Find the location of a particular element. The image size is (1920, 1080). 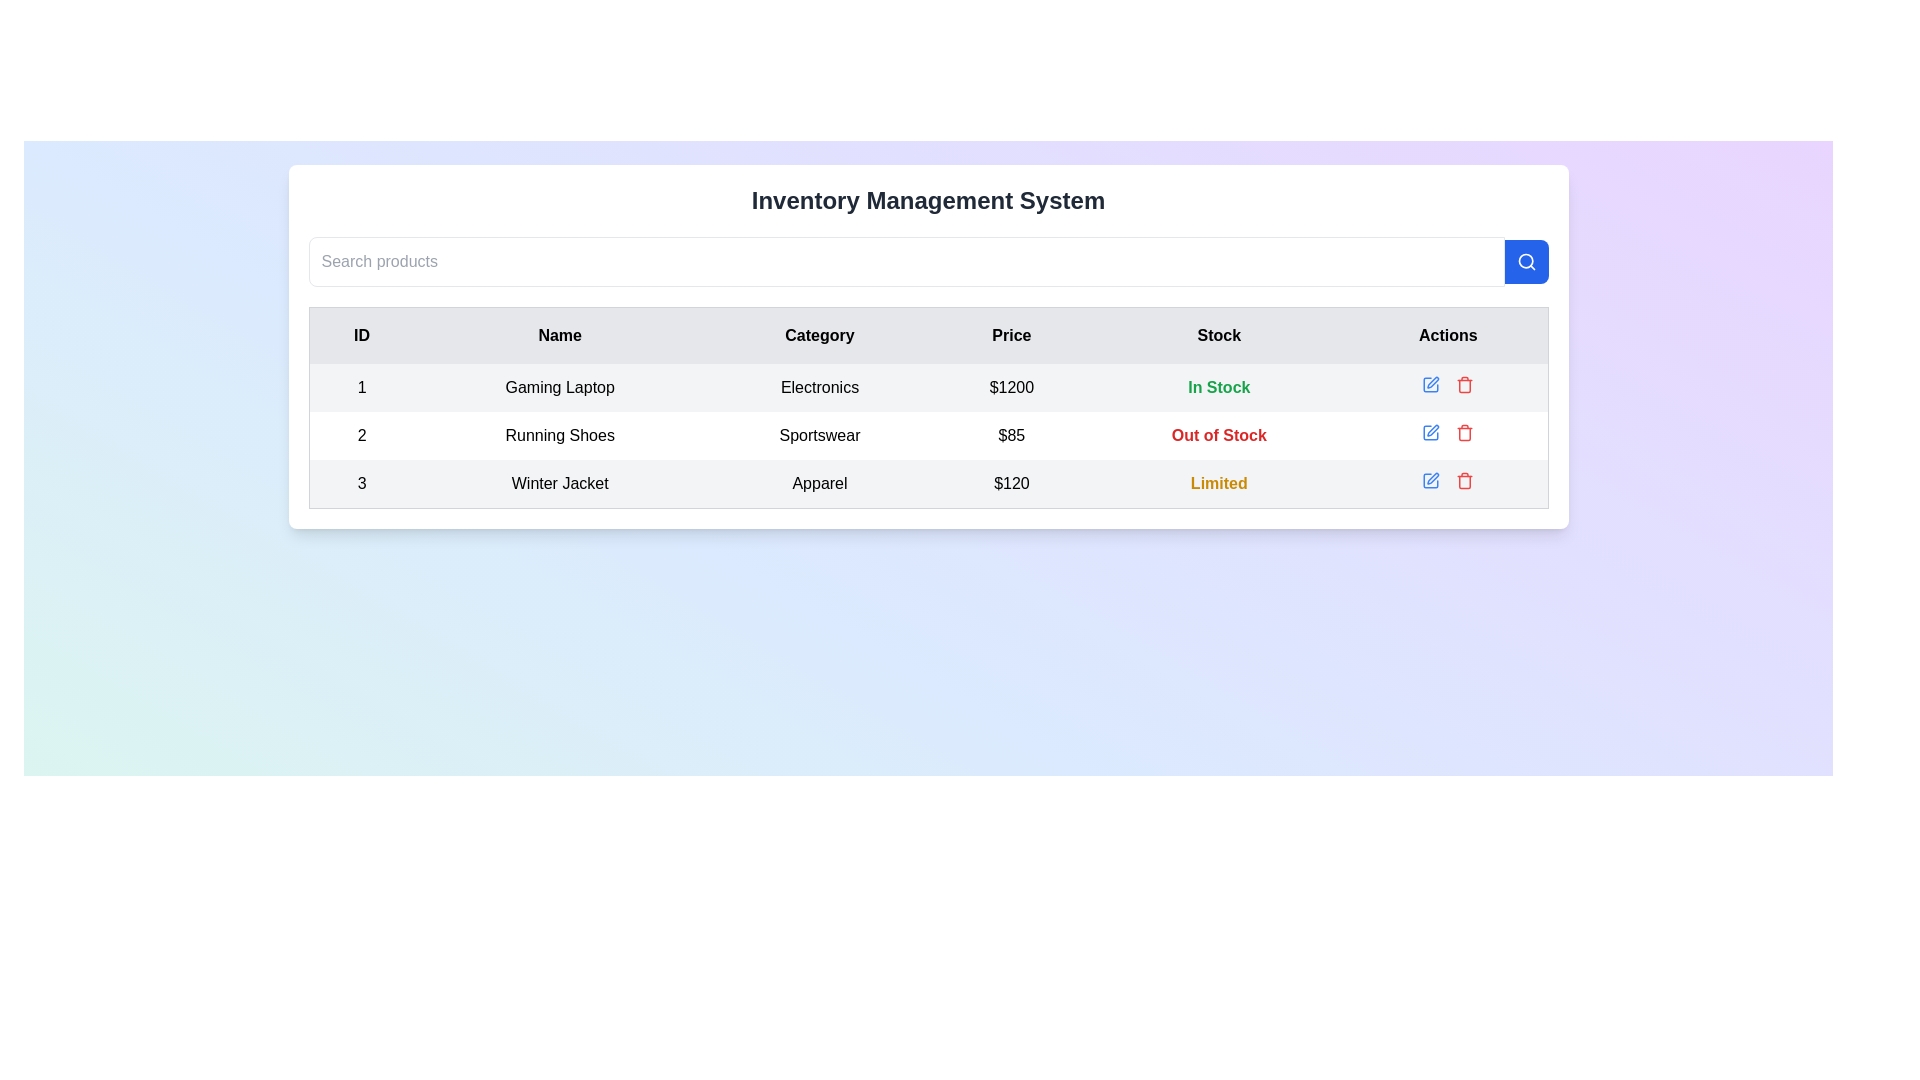

circular SVG icon representing the search function located in the top-right corner of the search bar interface for debugging purposes is located at coordinates (1524, 260).